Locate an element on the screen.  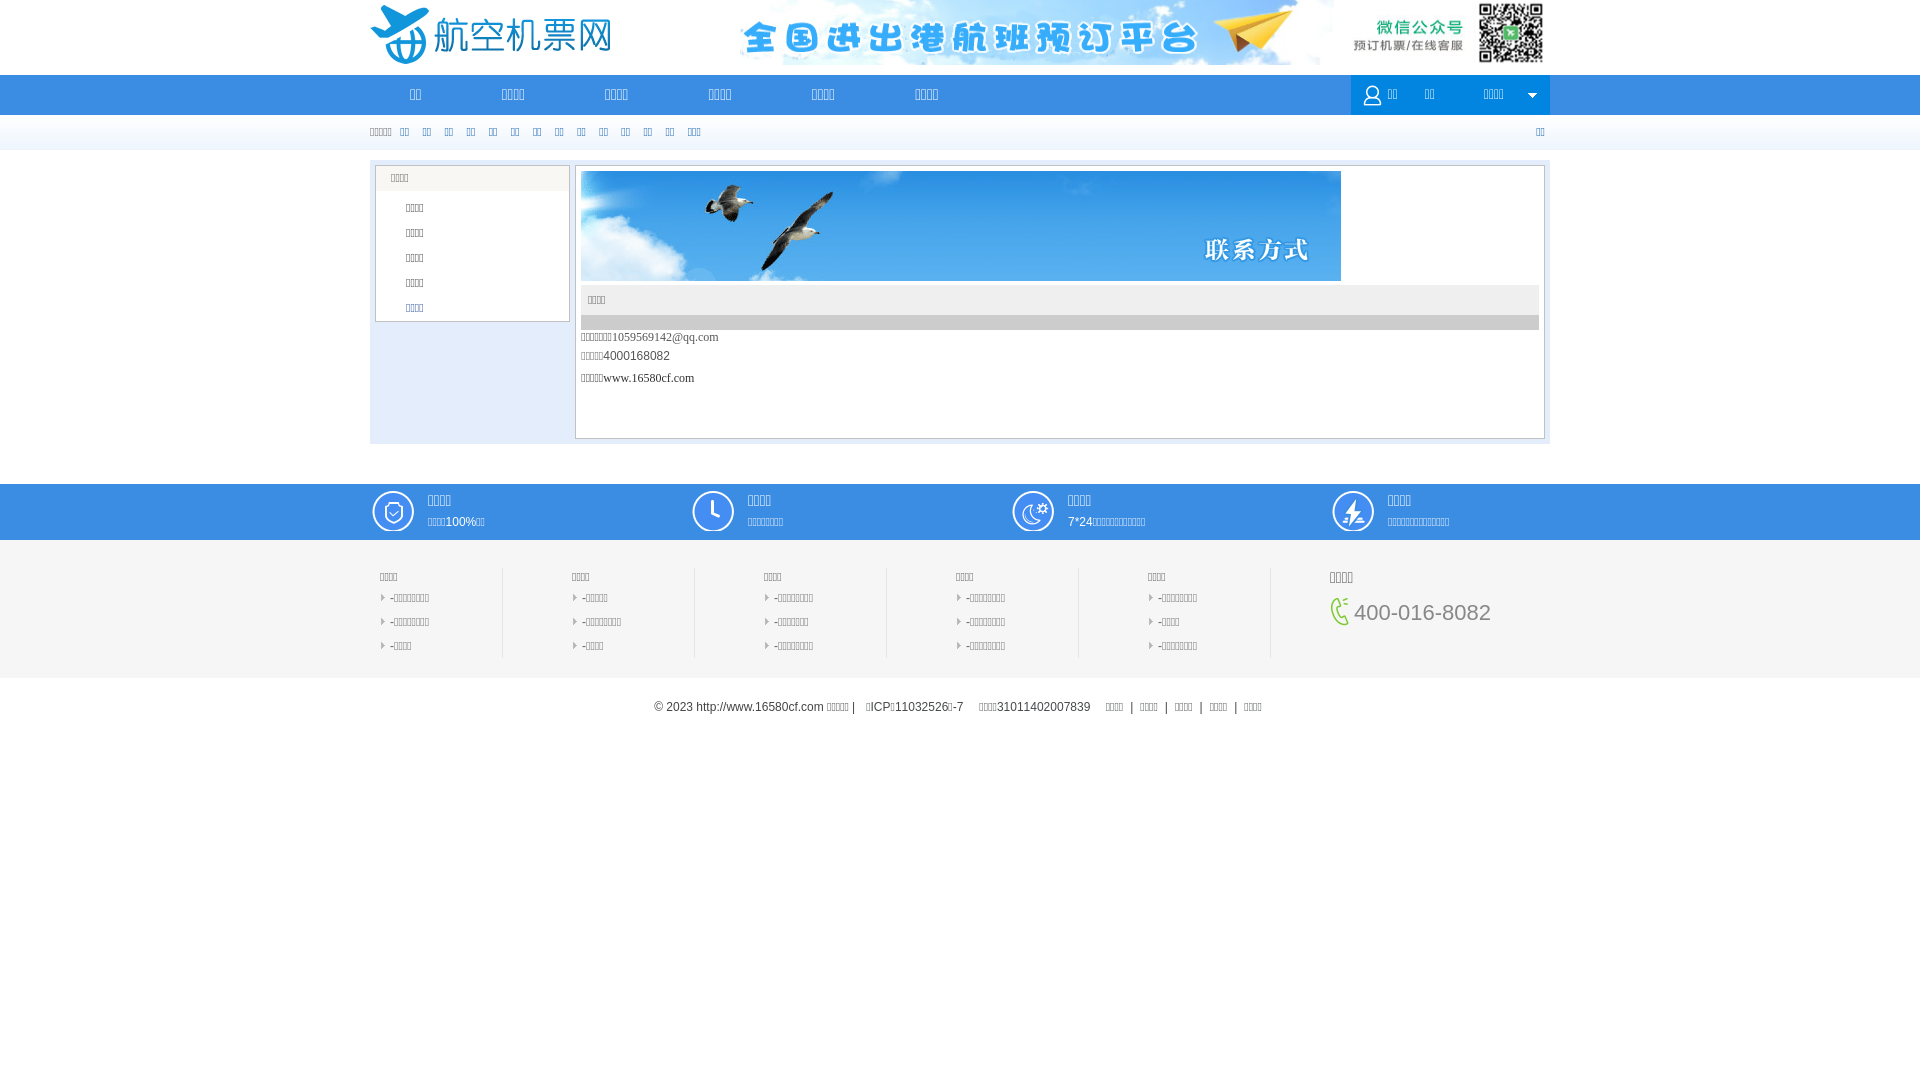
'1059569142@qq.com' is located at coordinates (665, 335).